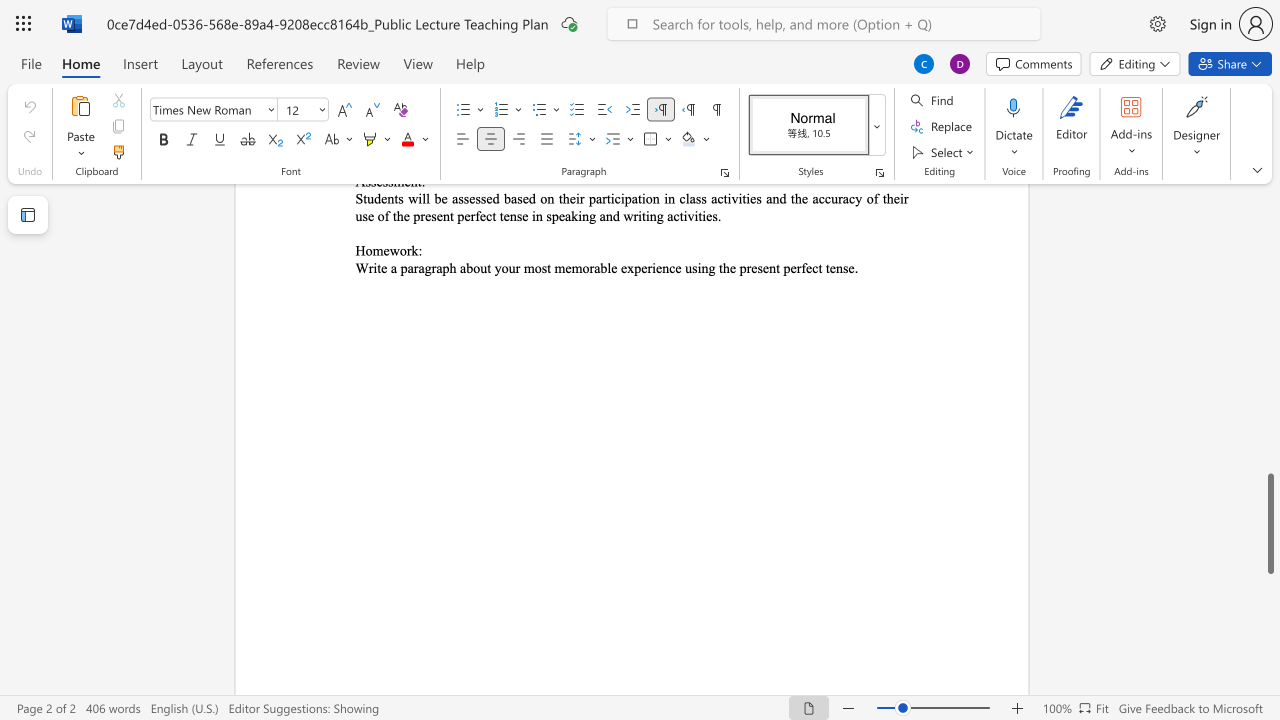 The height and width of the screenshot is (720, 1280). I want to click on the page's right scrollbar for upward movement, so click(1269, 338).